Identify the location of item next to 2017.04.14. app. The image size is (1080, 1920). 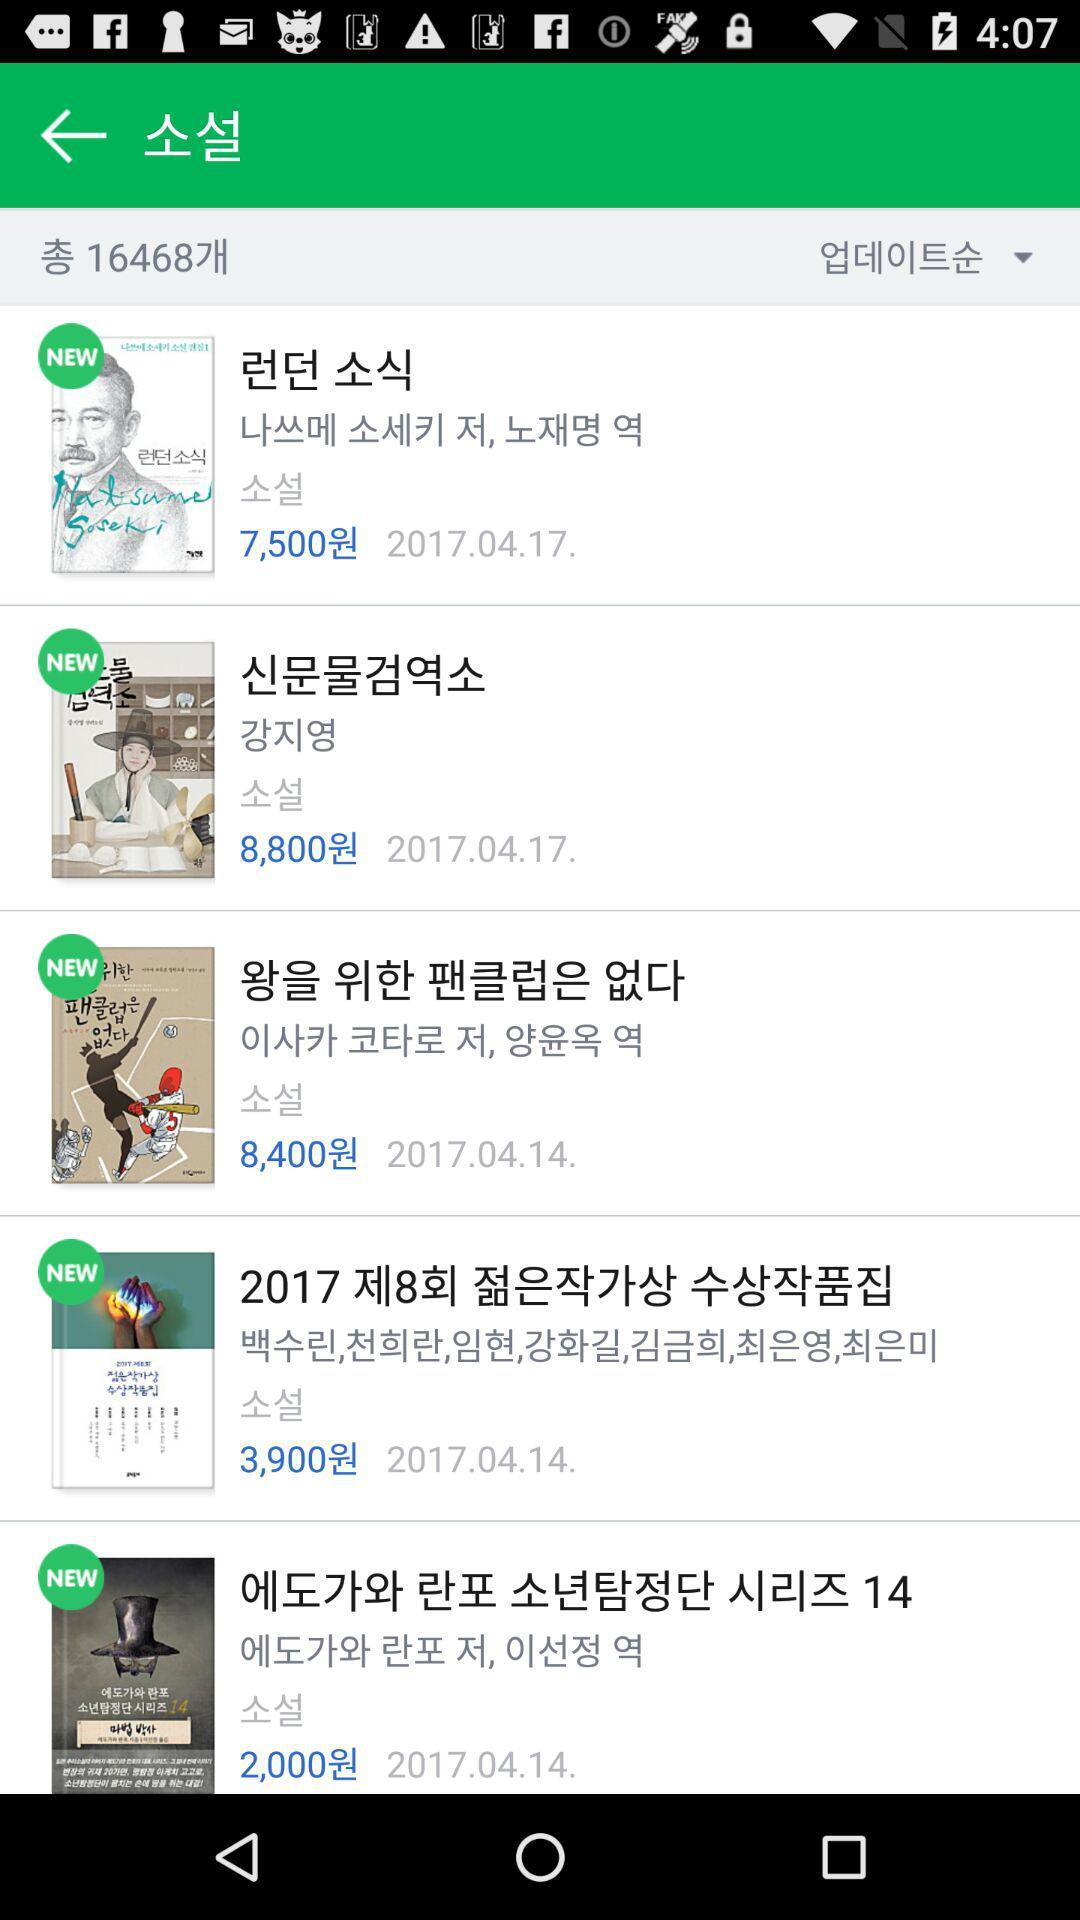
(299, 1458).